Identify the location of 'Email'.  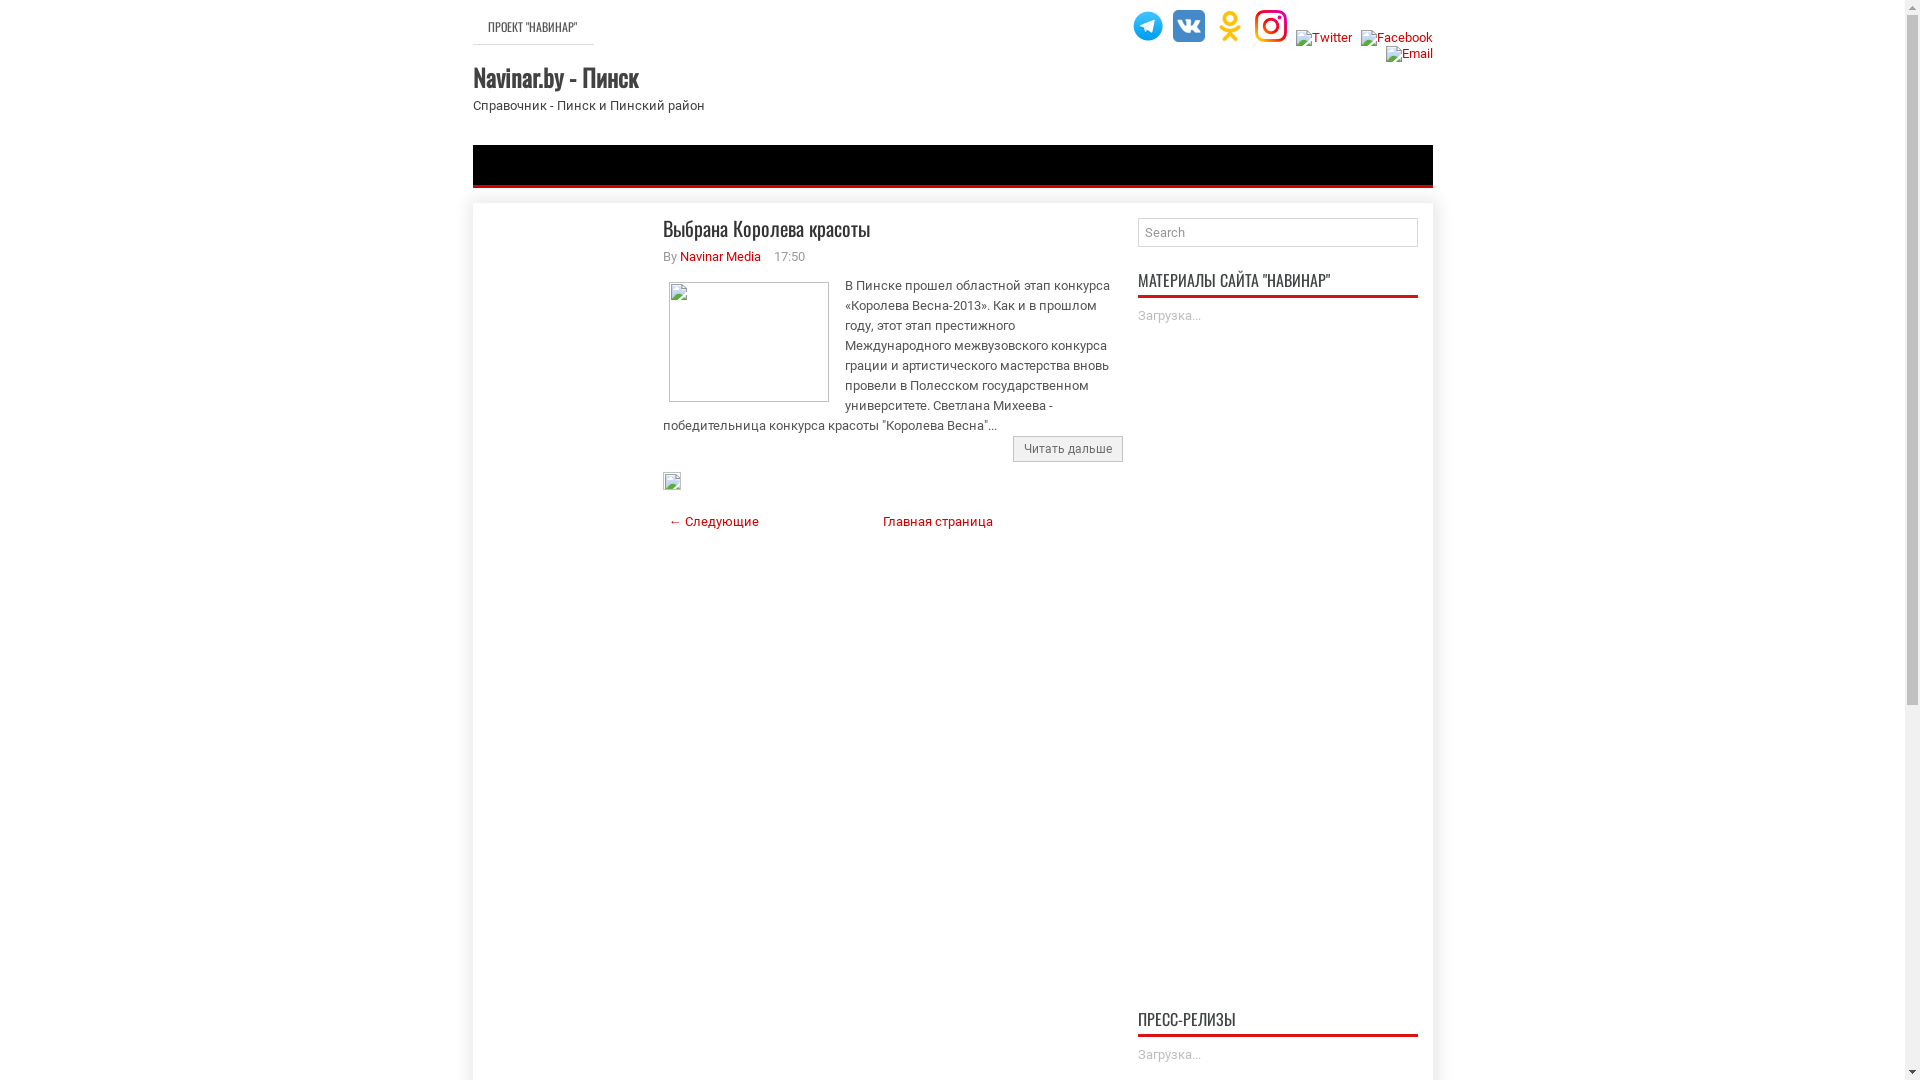
(1408, 53).